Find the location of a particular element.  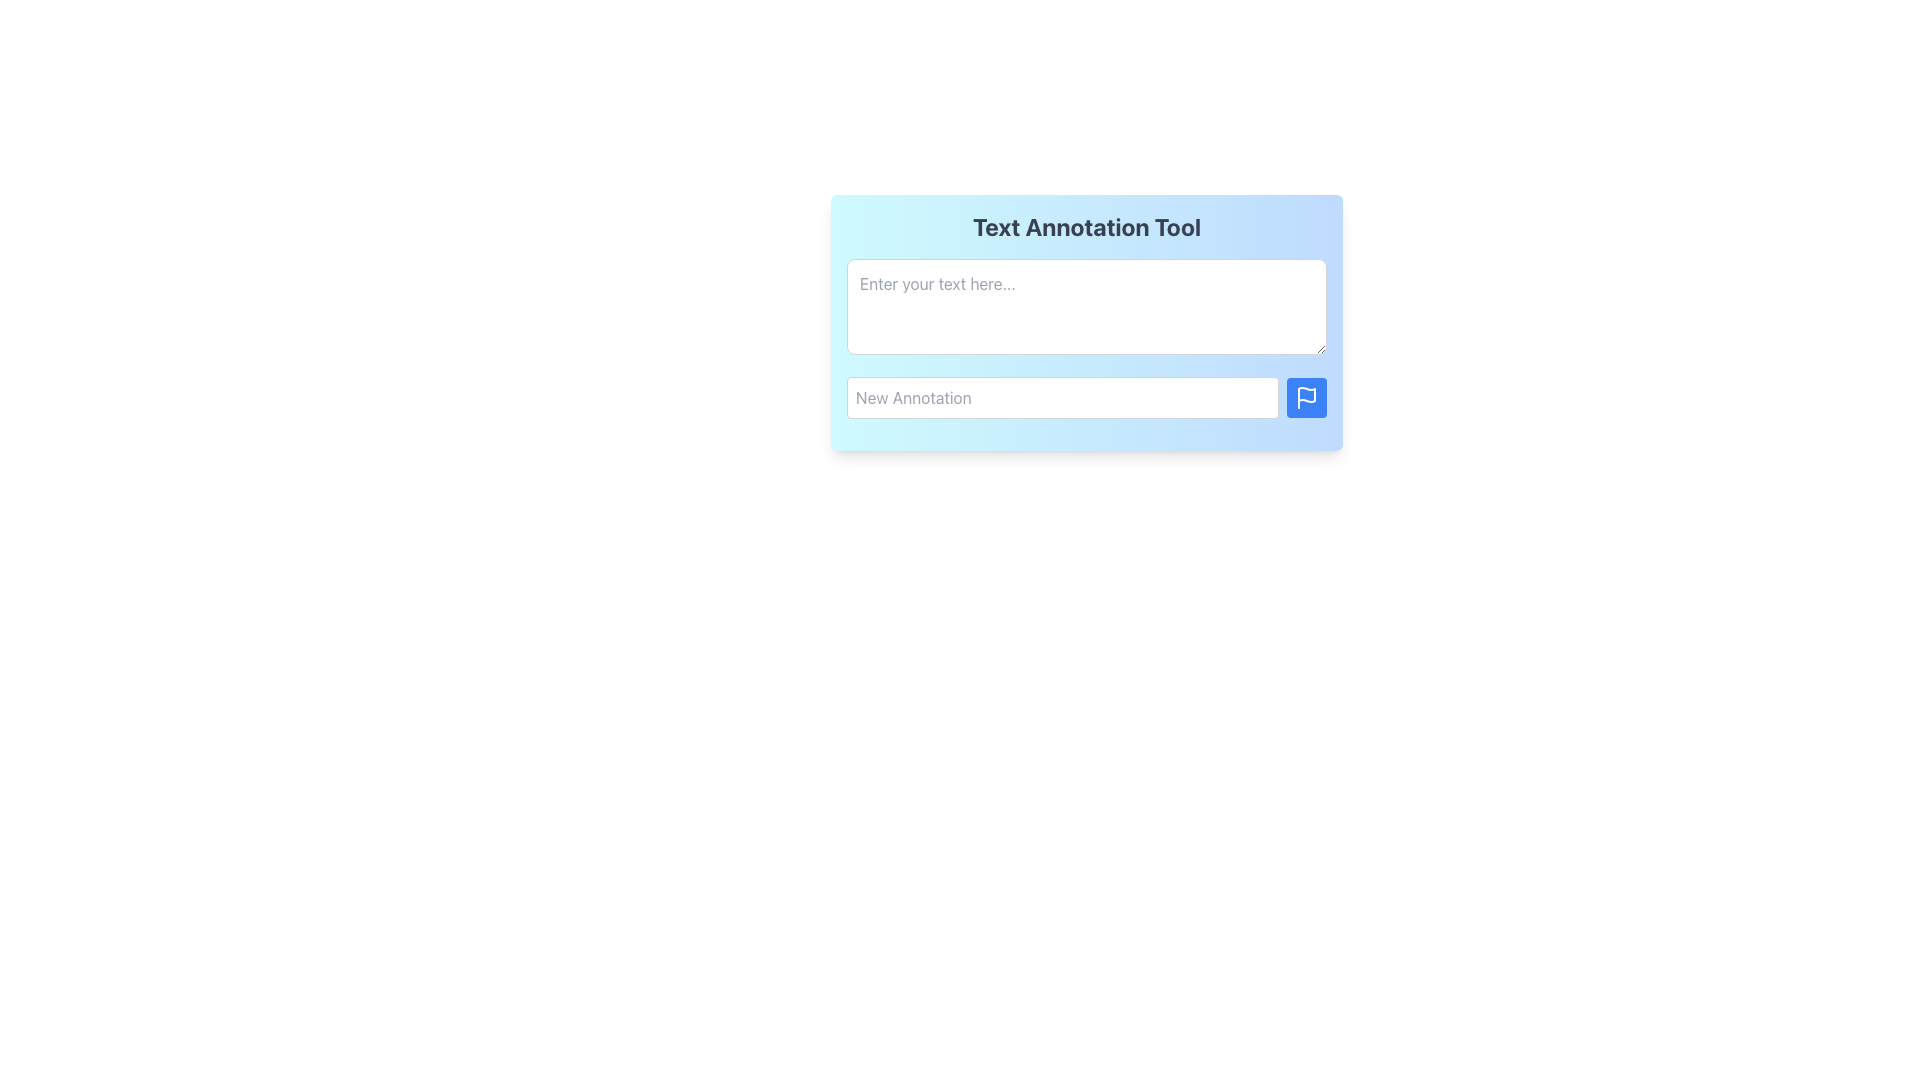

the flag icon located within the button at the far-right of the 'New Annotation' text input field is located at coordinates (1306, 394).